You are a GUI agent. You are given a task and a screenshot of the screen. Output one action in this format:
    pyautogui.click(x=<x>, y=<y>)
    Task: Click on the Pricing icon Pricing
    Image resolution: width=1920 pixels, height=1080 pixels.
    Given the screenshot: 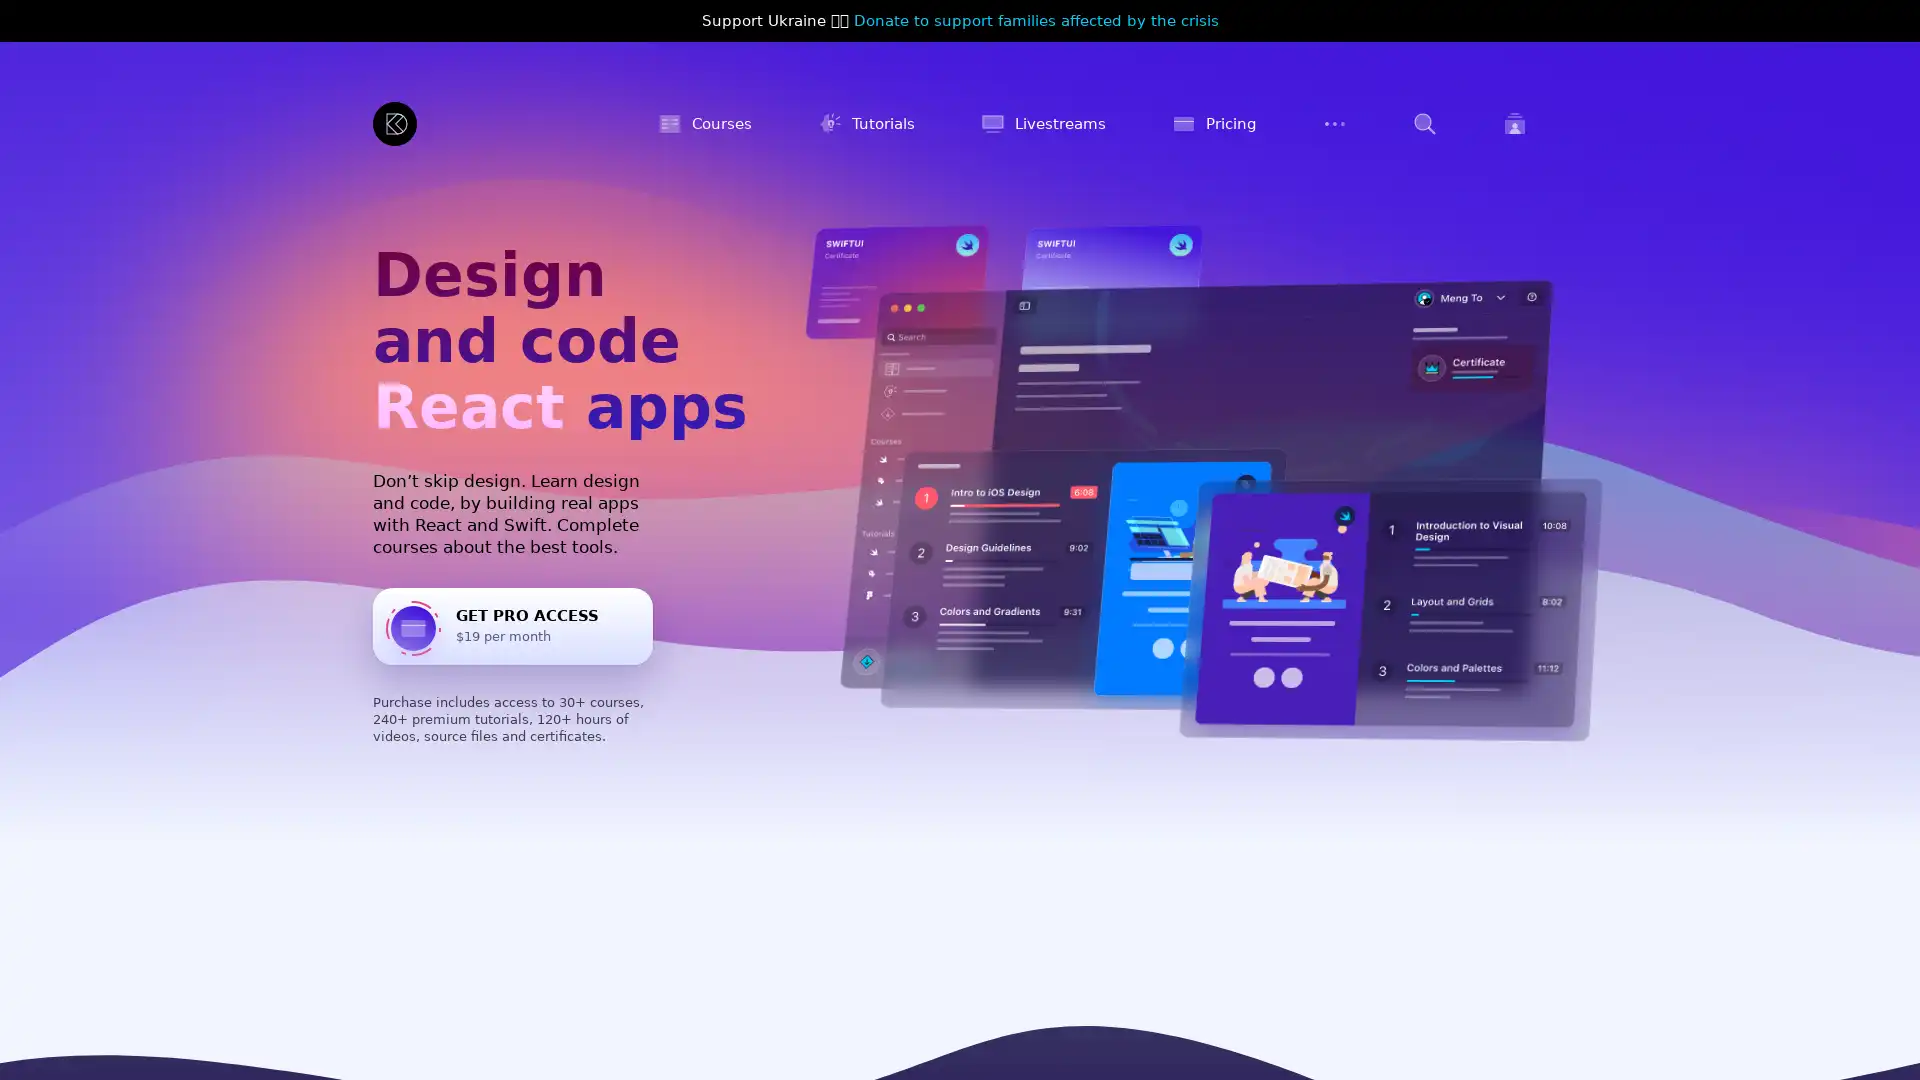 What is the action you would take?
    pyautogui.click(x=1213, y=123)
    